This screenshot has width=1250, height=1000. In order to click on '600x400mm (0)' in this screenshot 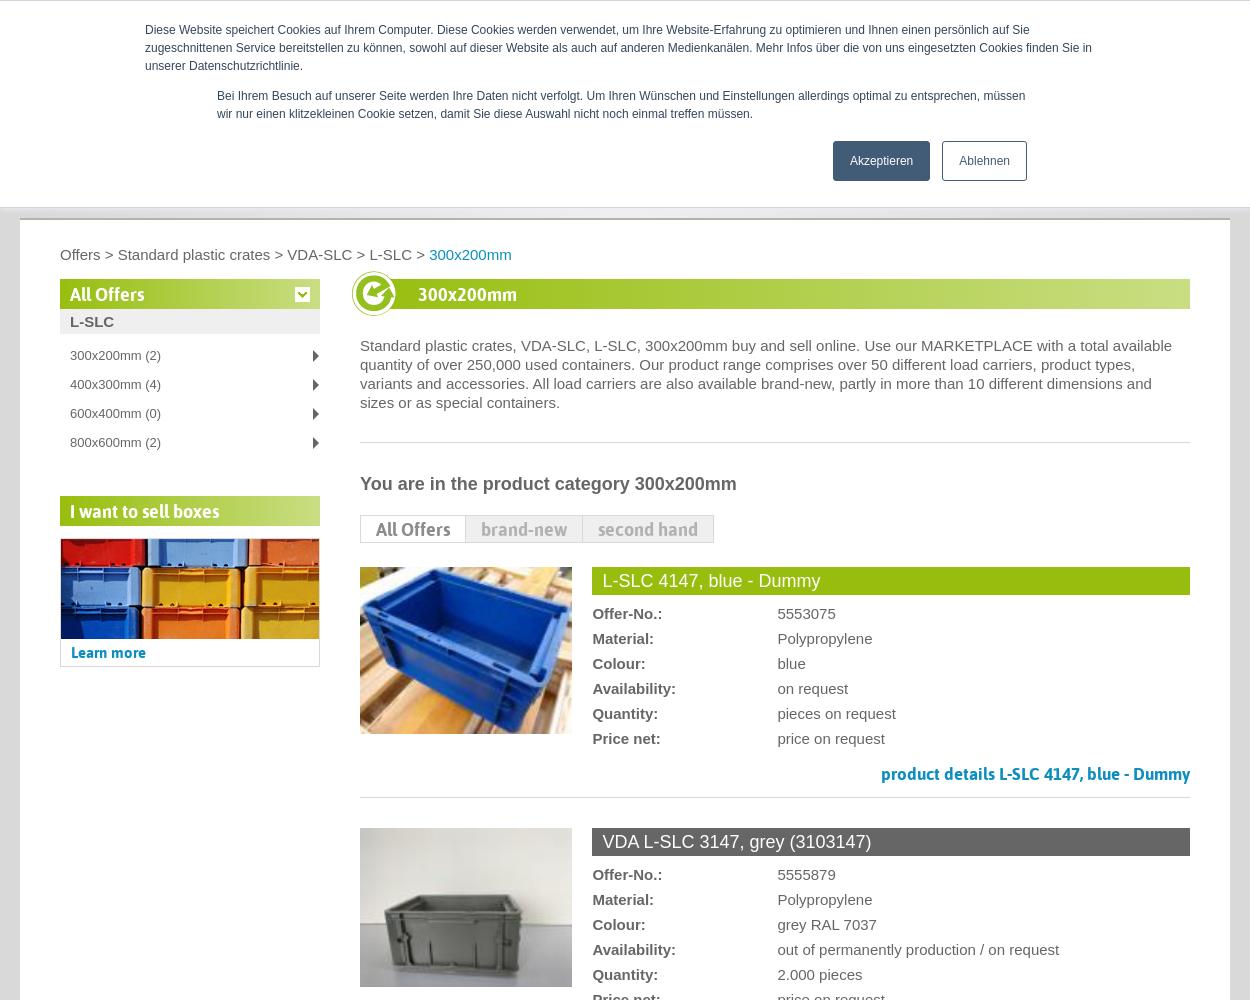, I will do `click(114, 413)`.